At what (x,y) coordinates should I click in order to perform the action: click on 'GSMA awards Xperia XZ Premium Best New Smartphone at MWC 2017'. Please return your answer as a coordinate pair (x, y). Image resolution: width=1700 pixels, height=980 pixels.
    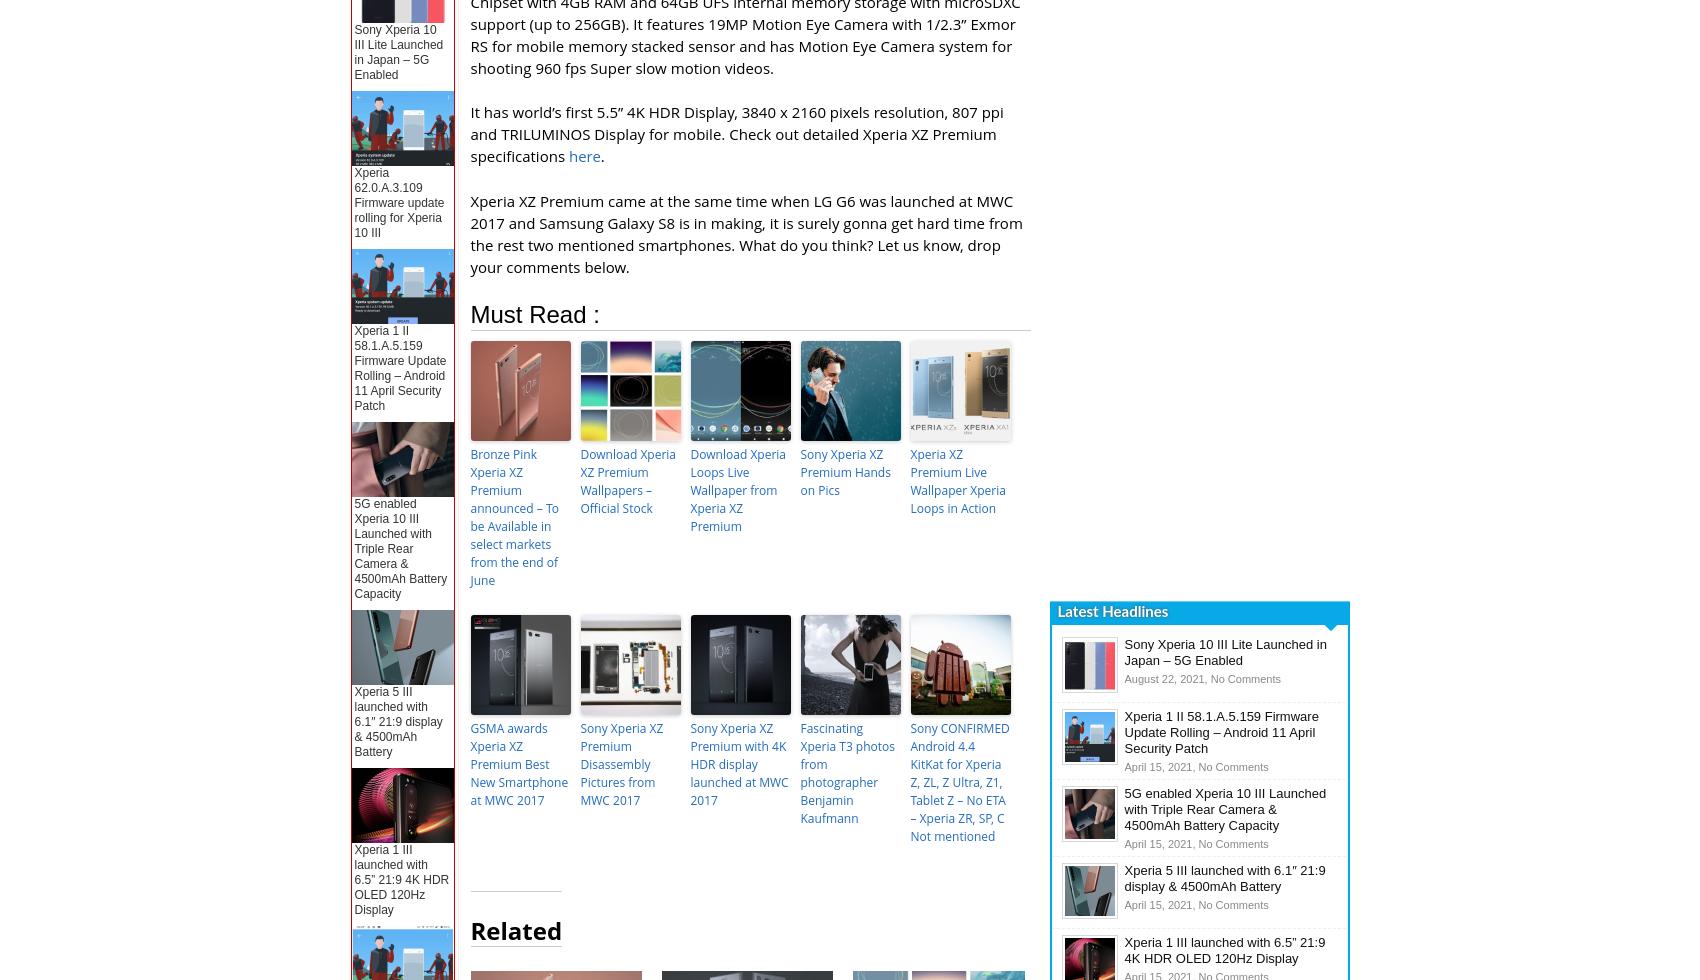
    Looking at the image, I should click on (519, 764).